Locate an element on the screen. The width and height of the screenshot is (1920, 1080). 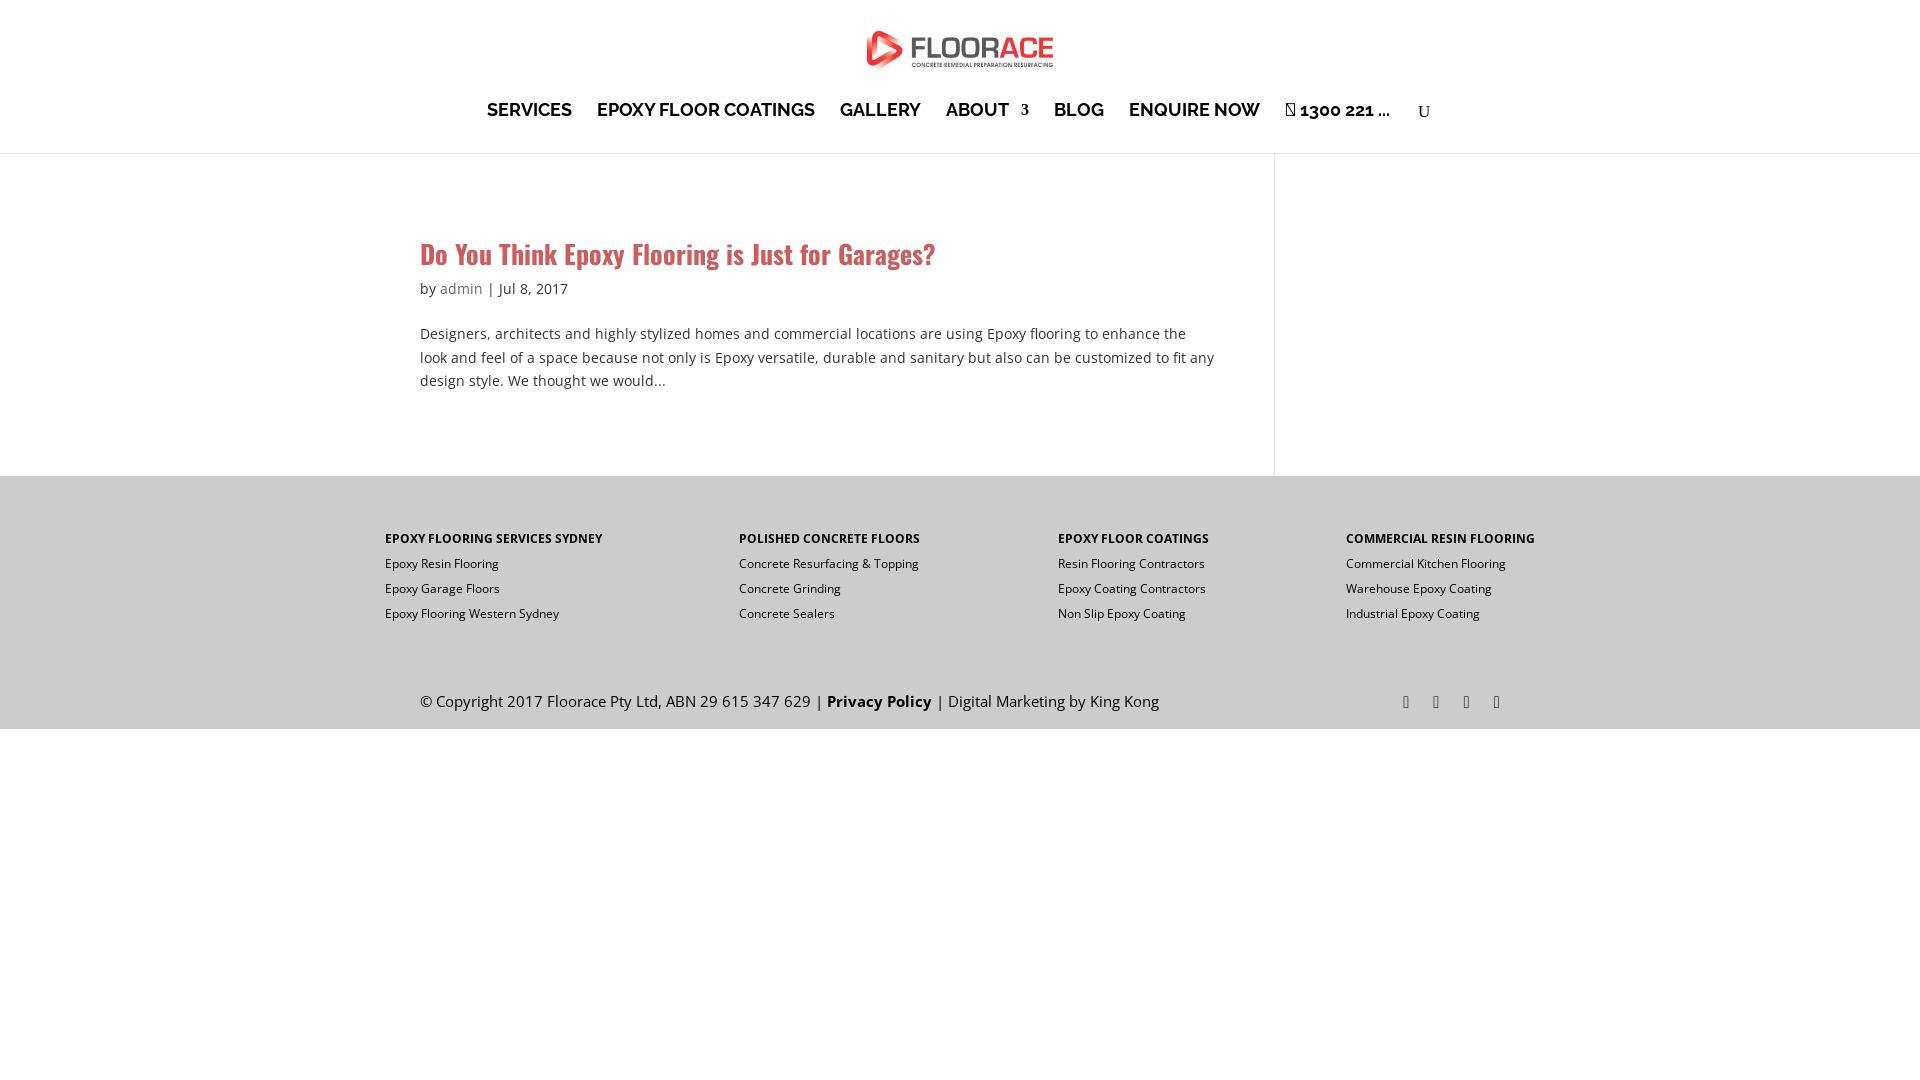
'Do You Think Epoxy Flooring is Just for Garages?' is located at coordinates (677, 252).